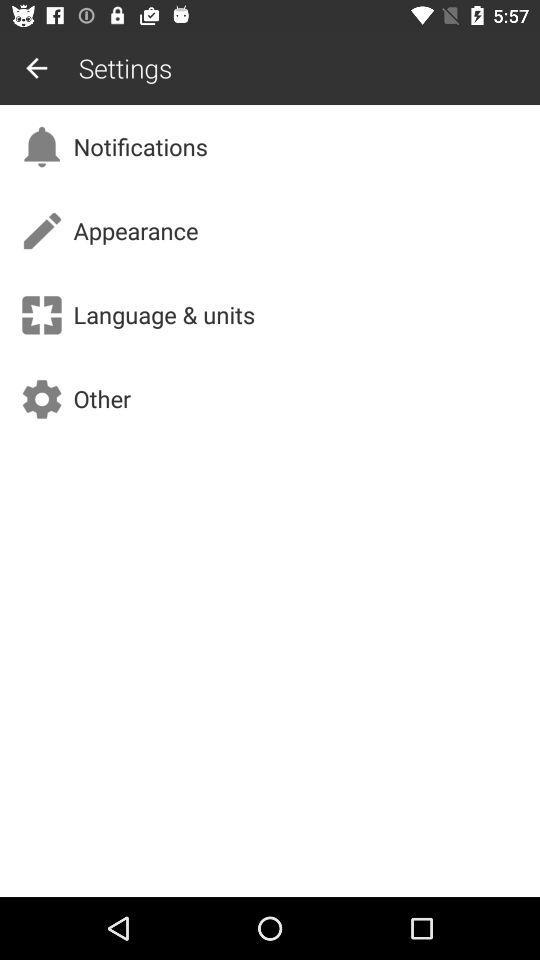  I want to click on icon next to the settings, so click(36, 68).